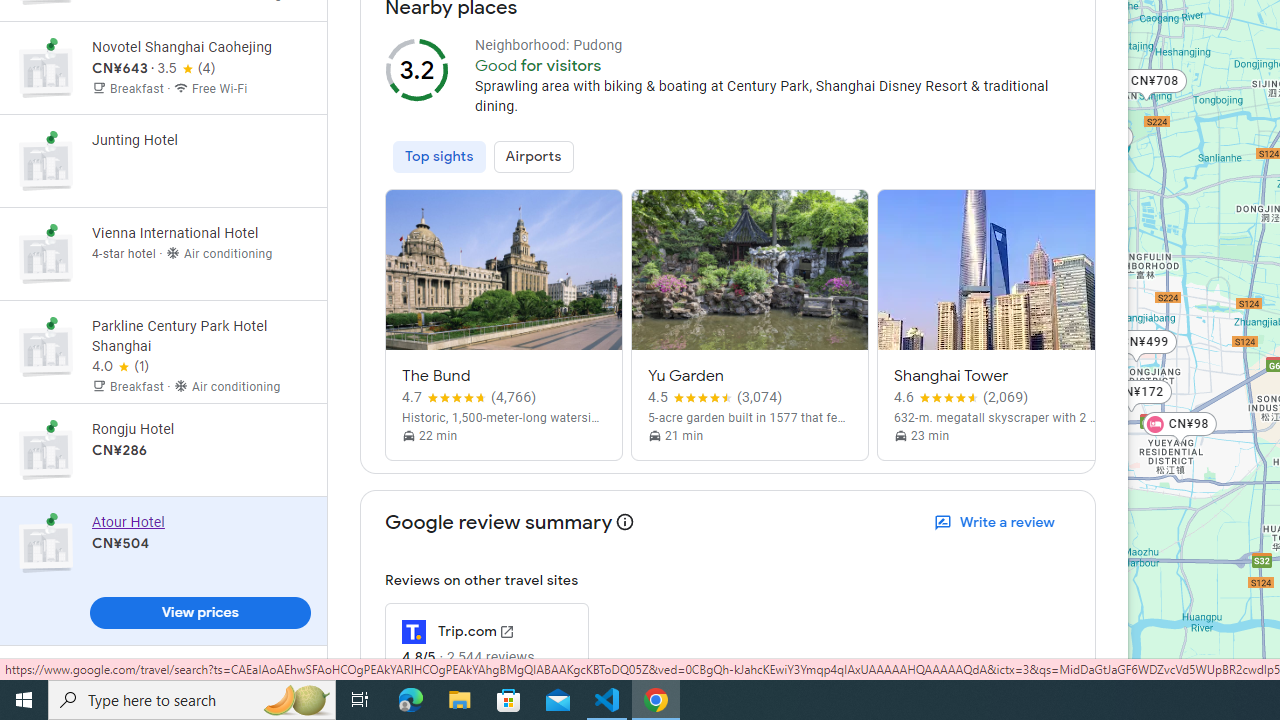 The image size is (1280, 720). What do you see at coordinates (200, 612) in the screenshot?
I see `'View prices'` at bounding box center [200, 612].